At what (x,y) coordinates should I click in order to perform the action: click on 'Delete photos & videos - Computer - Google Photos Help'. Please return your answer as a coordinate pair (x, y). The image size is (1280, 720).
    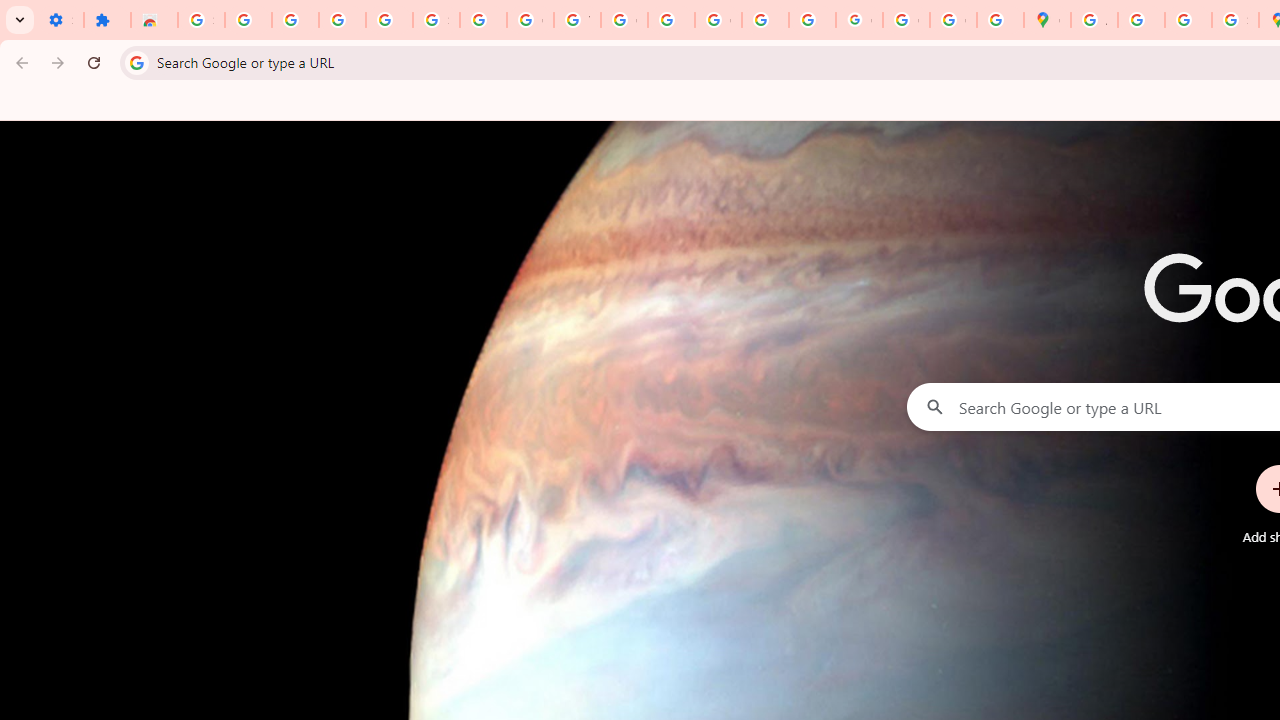
    Looking at the image, I should click on (294, 20).